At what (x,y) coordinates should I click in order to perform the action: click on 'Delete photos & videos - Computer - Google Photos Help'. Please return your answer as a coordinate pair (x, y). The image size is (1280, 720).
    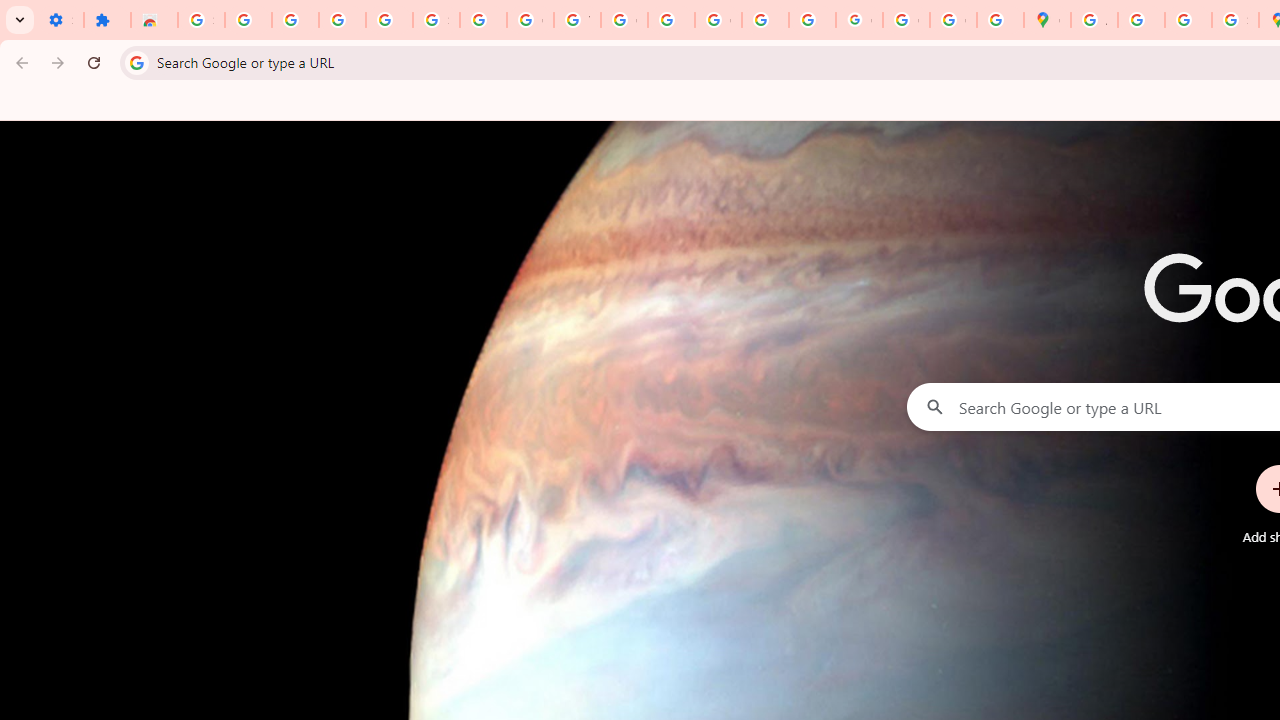
    Looking at the image, I should click on (294, 20).